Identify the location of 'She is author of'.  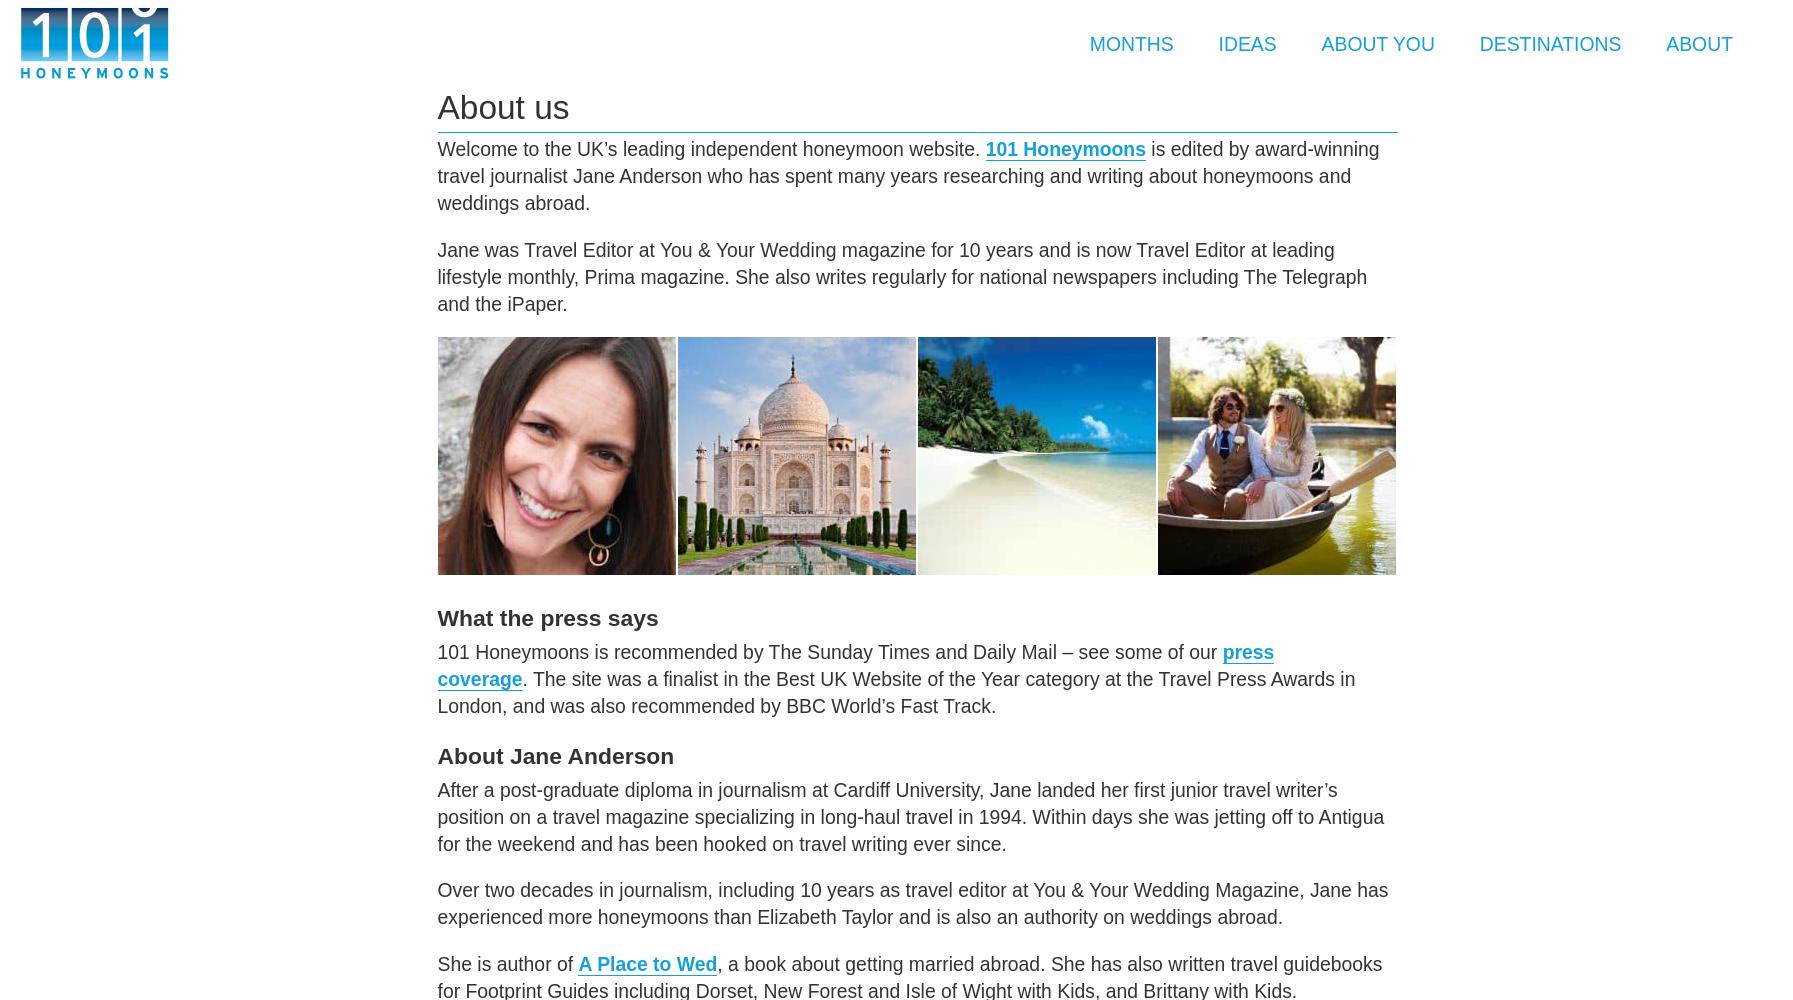
(435, 962).